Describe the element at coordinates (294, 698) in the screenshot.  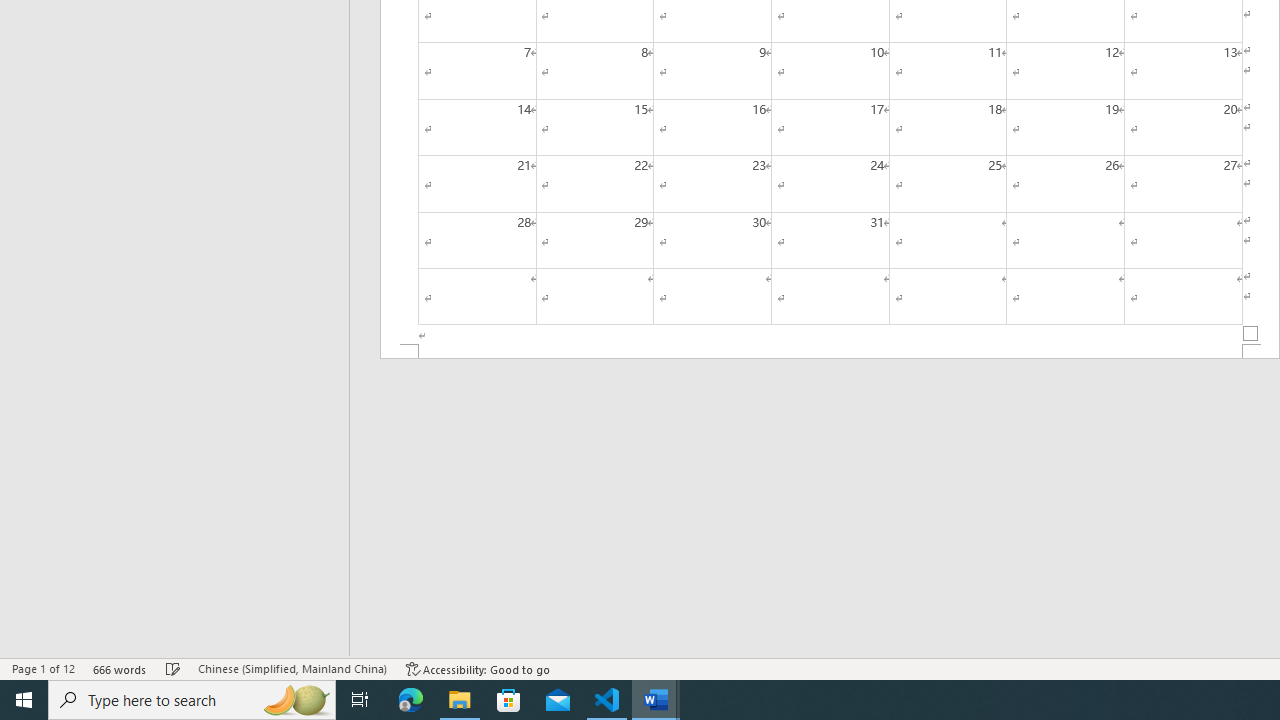
I see `'Search highlights icon opens search home window'` at that location.